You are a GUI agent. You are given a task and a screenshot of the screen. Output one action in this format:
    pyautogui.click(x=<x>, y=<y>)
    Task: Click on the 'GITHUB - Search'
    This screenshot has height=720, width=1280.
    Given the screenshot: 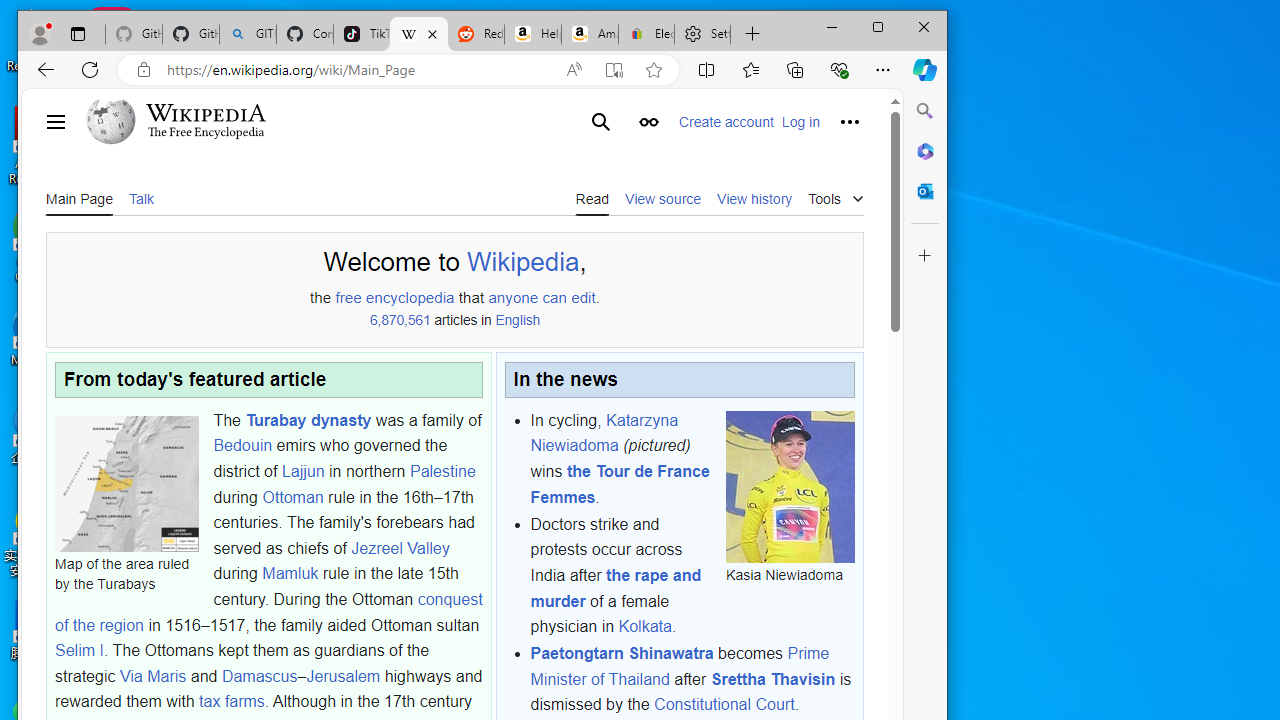 What is the action you would take?
    pyautogui.click(x=247, y=34)
    